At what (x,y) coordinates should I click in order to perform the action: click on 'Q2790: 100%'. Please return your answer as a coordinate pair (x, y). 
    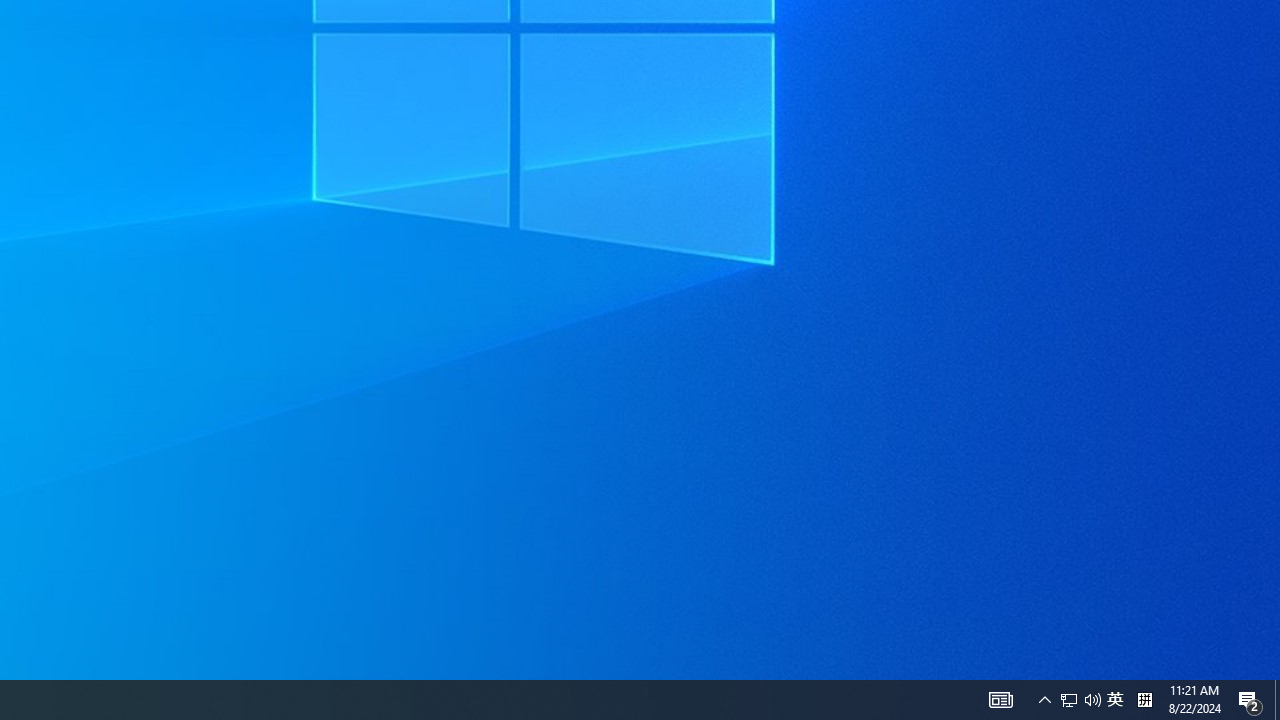
    Looking at the image, I should click on (1068, 698).